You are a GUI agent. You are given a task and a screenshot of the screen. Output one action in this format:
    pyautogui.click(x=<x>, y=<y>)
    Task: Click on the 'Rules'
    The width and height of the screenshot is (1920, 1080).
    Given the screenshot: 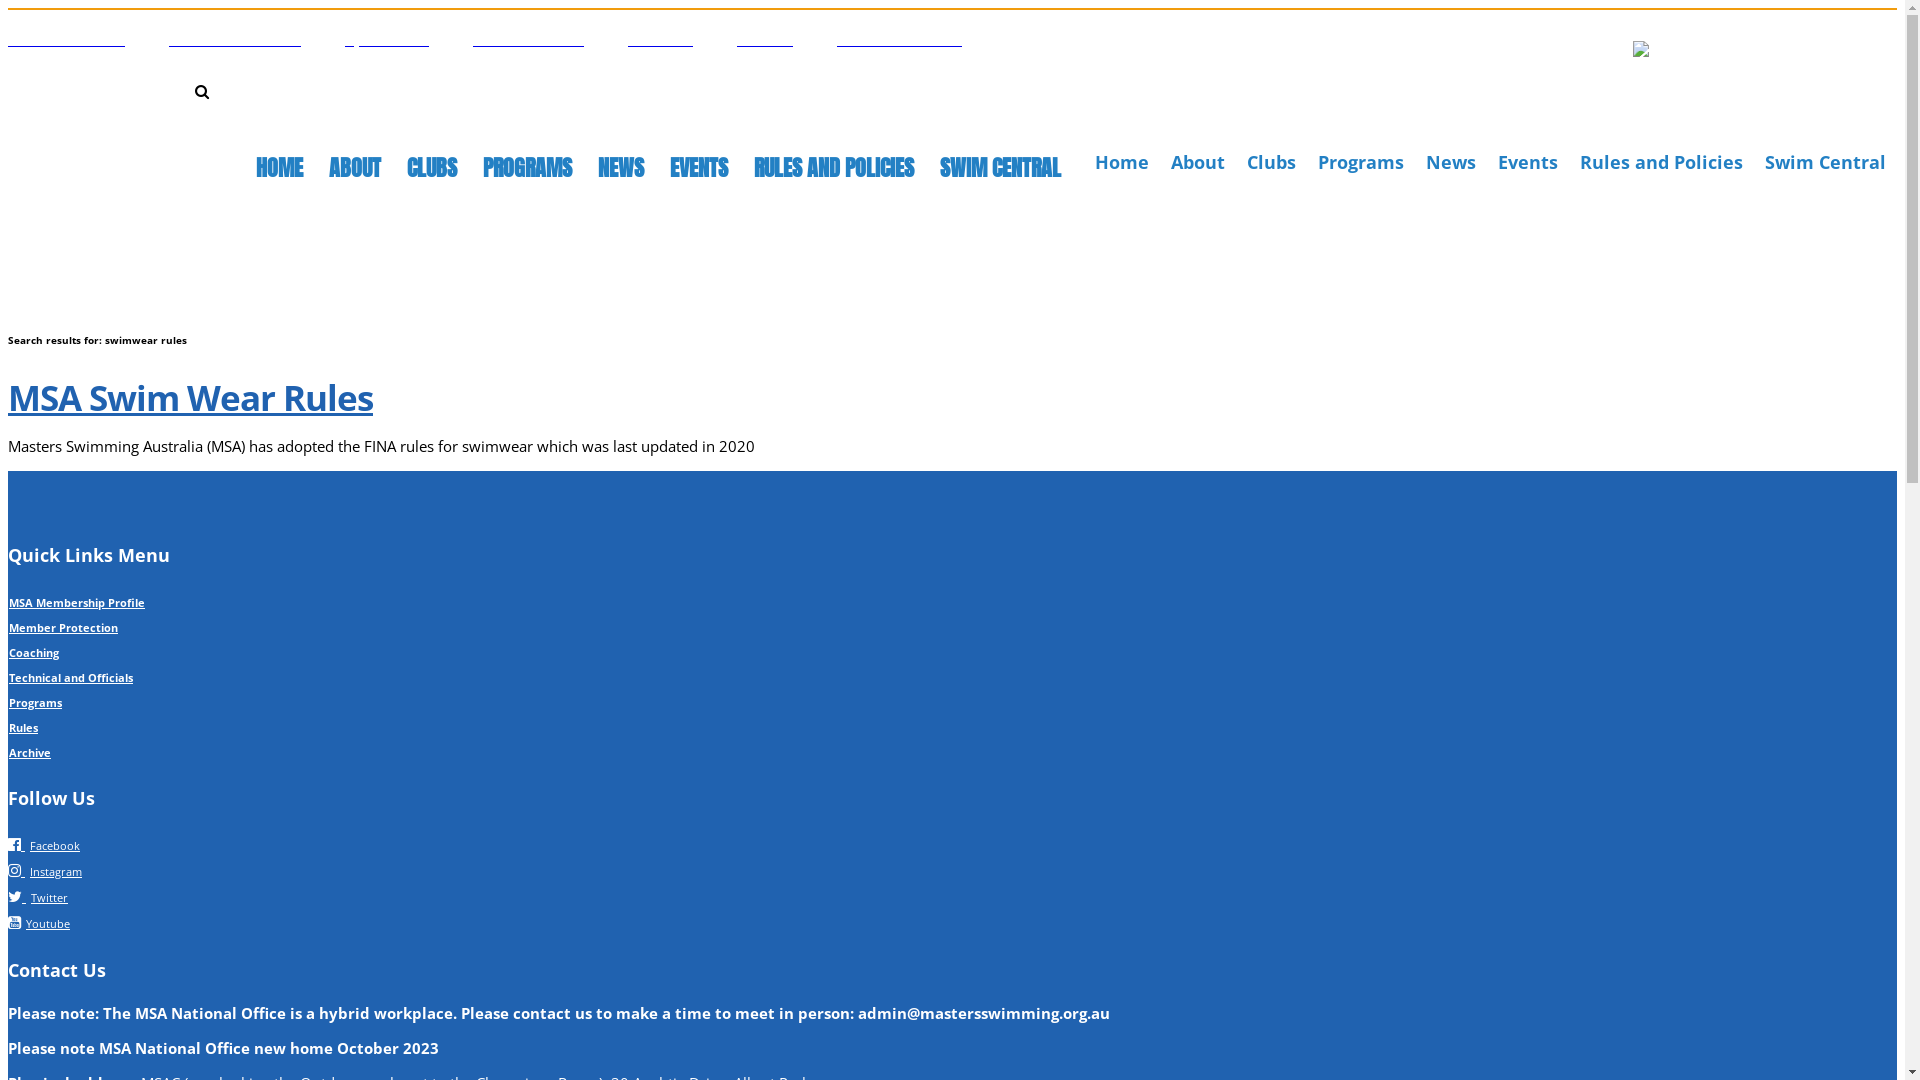 What is the action you would take?
    pyautogui.click(x=23, y=727)
    